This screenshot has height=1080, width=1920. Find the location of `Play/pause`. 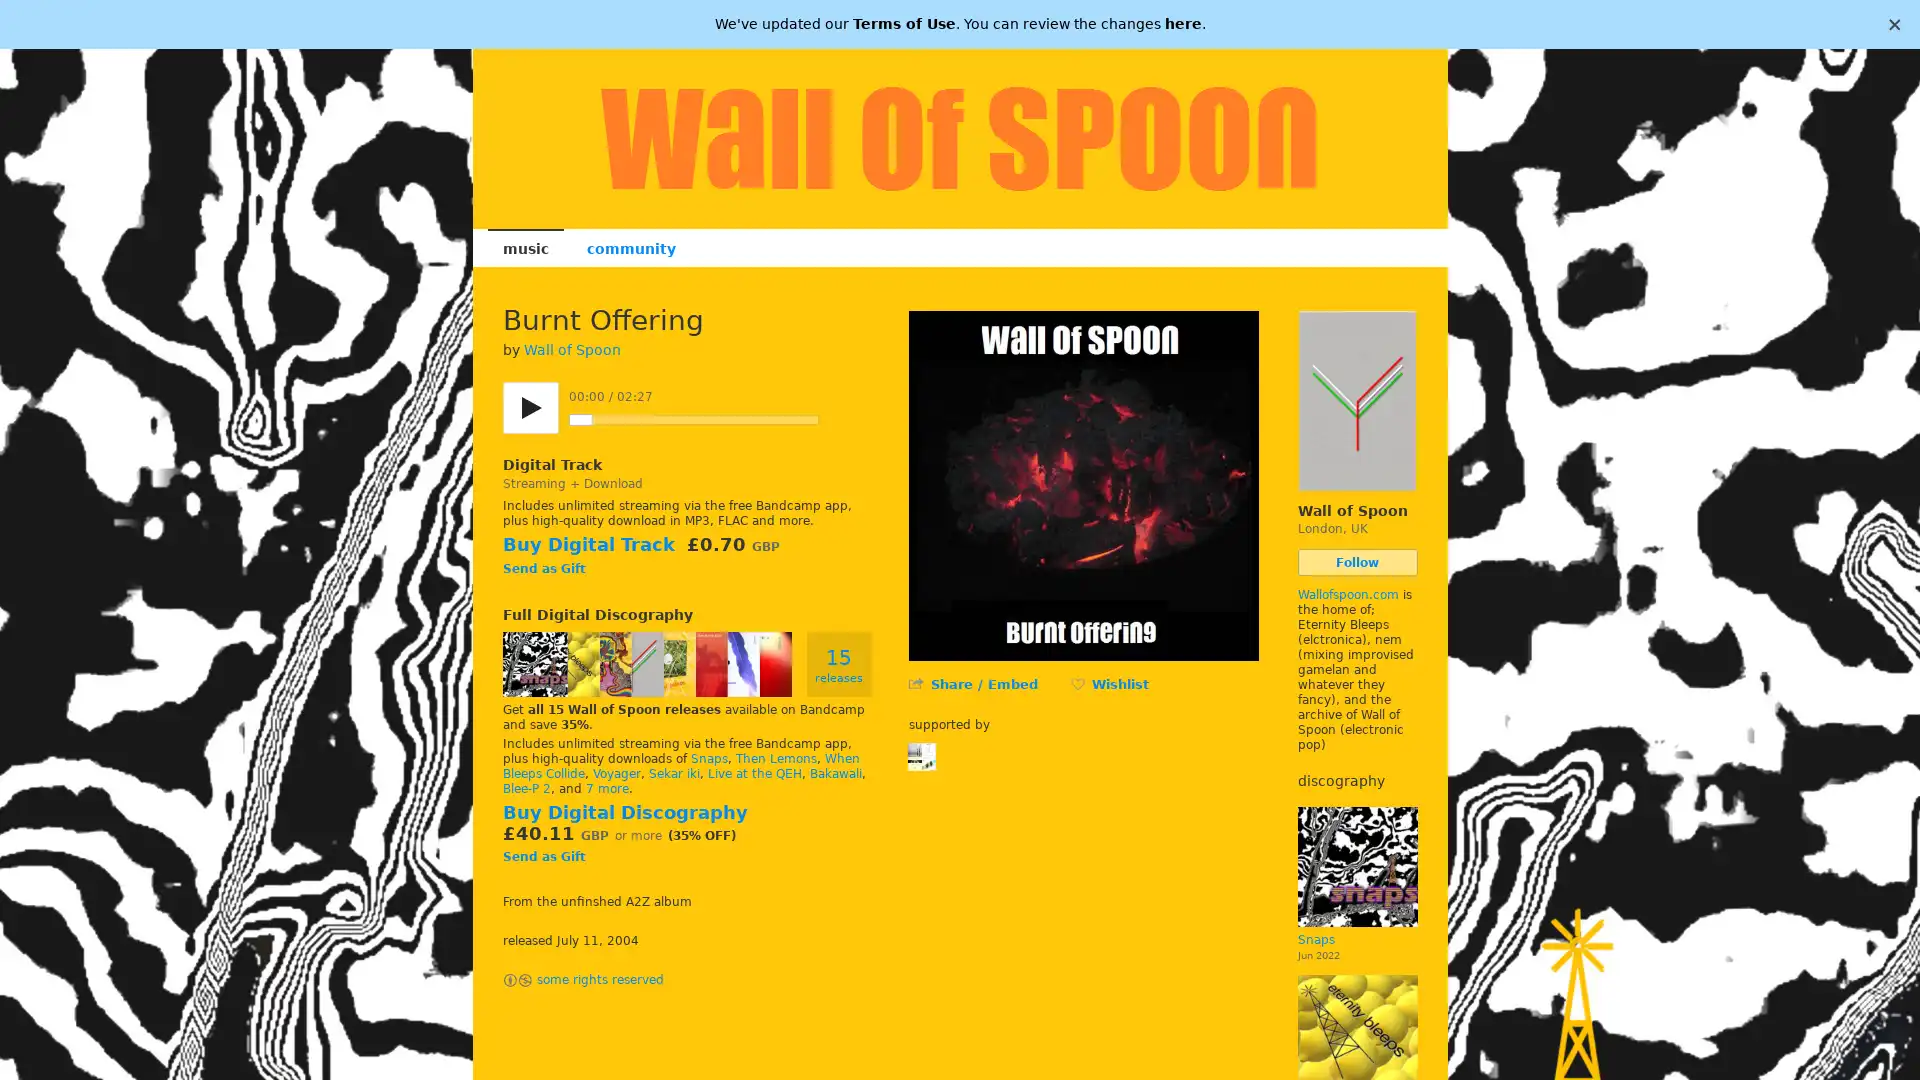

Play/pause is located at coordinates (529, 407).